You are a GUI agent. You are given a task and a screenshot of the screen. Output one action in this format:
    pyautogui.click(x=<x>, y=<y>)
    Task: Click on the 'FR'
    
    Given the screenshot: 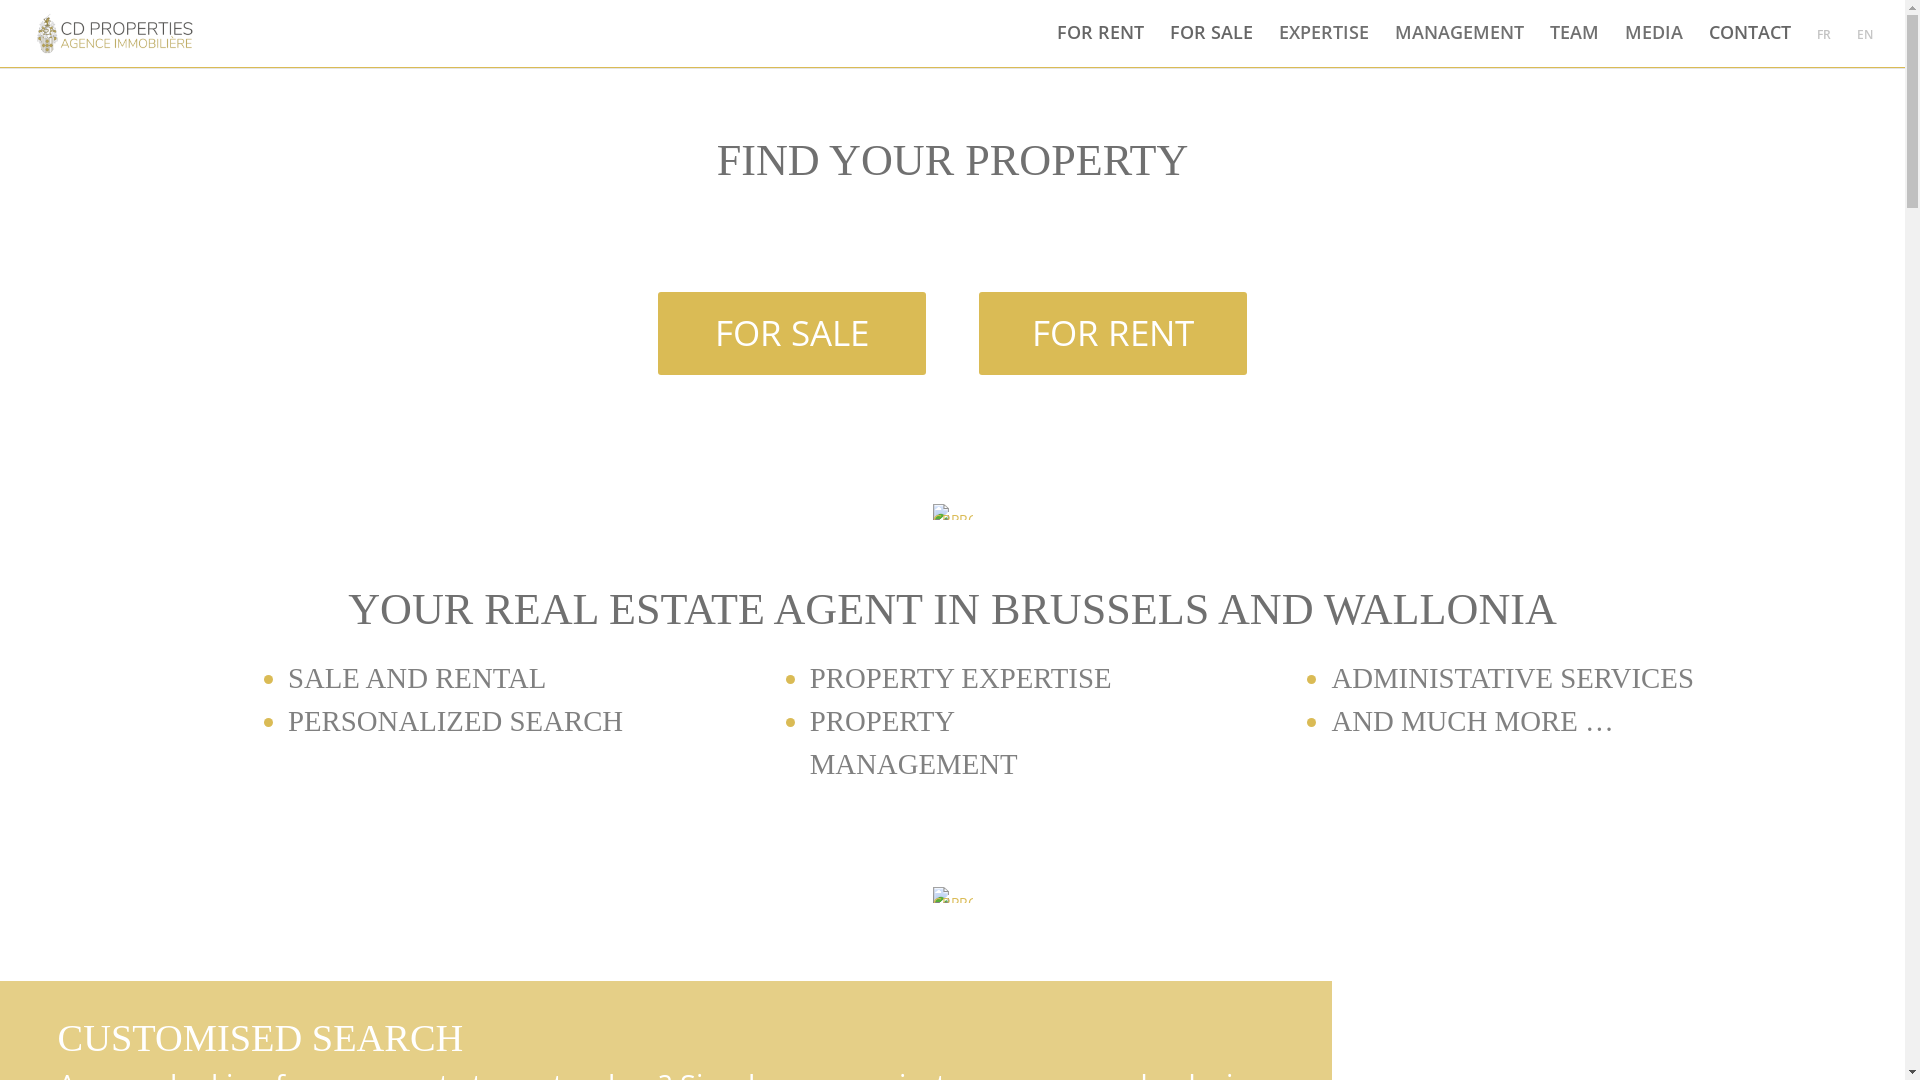 What is the action you would take?
    pyautogui.click(x=1824, y=46)
    